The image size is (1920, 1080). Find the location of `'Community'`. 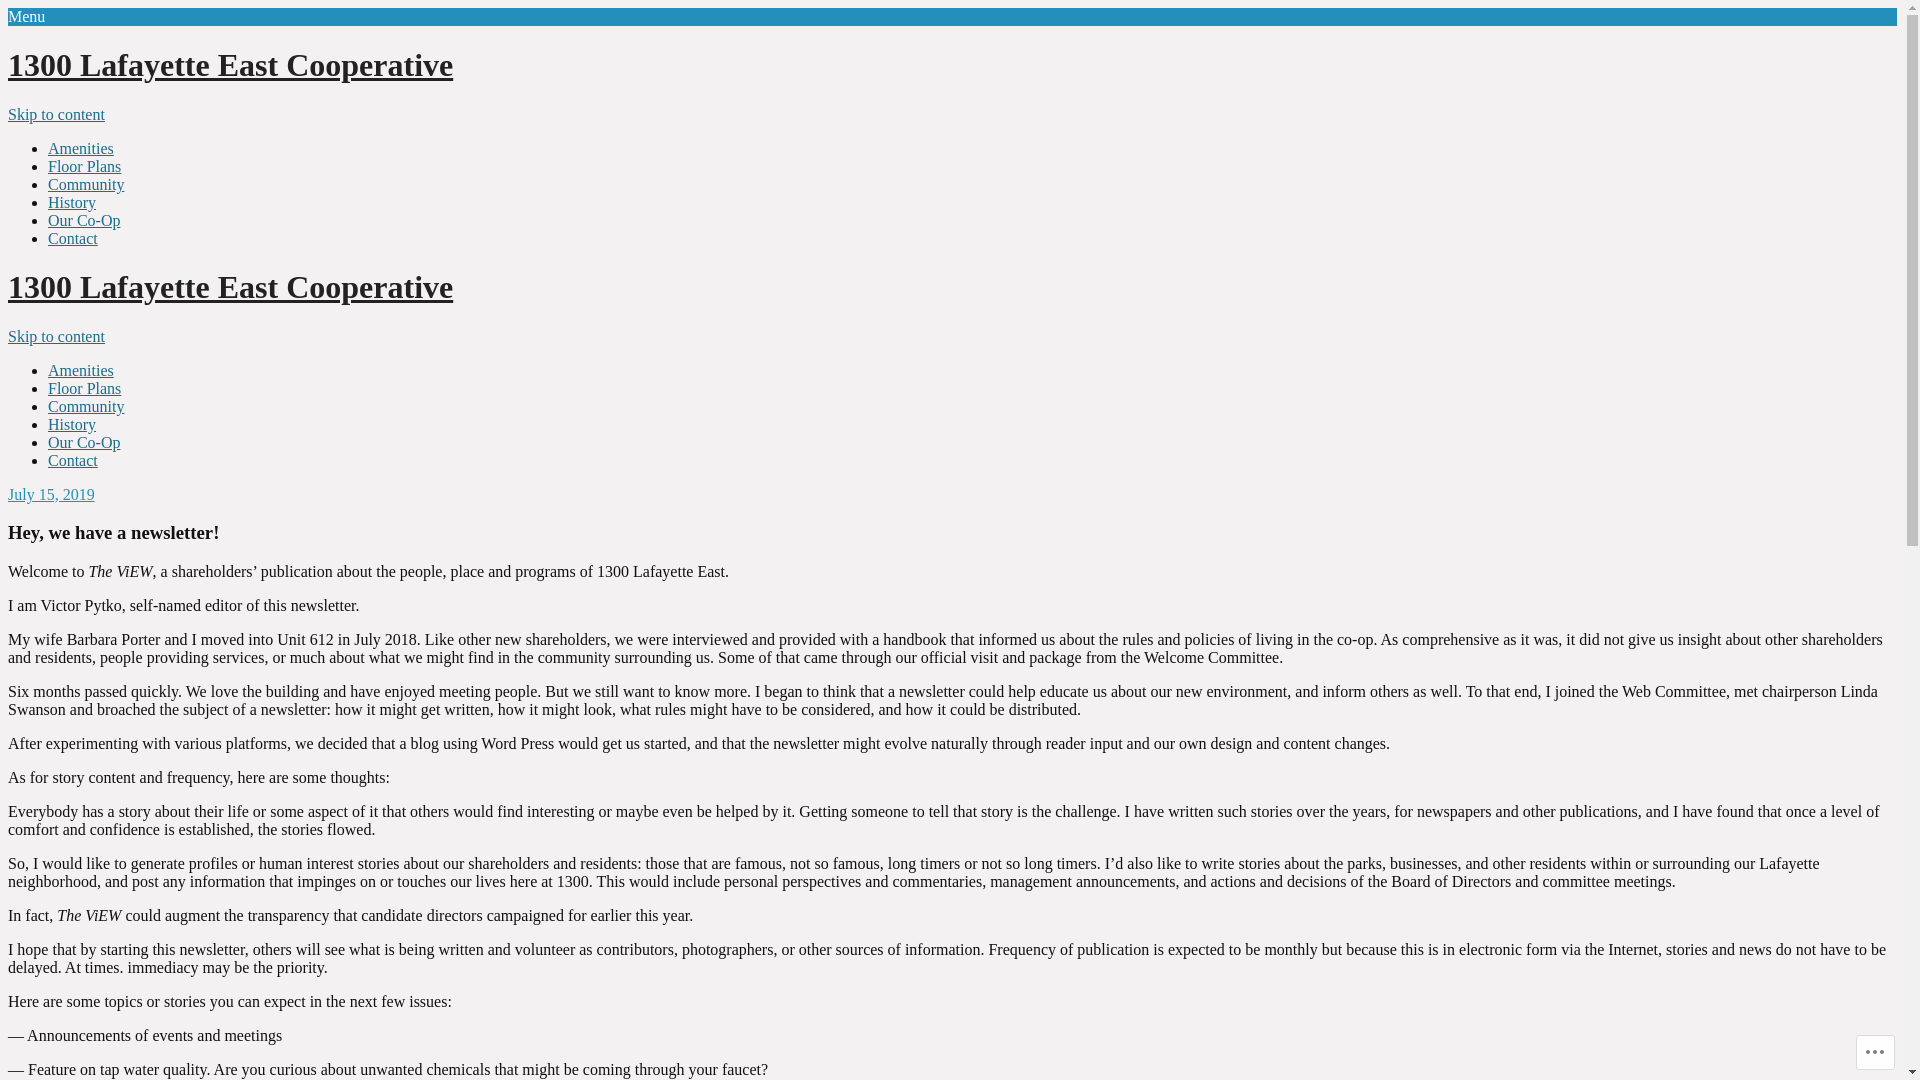

'Community' is located at coordinates (85, 405).